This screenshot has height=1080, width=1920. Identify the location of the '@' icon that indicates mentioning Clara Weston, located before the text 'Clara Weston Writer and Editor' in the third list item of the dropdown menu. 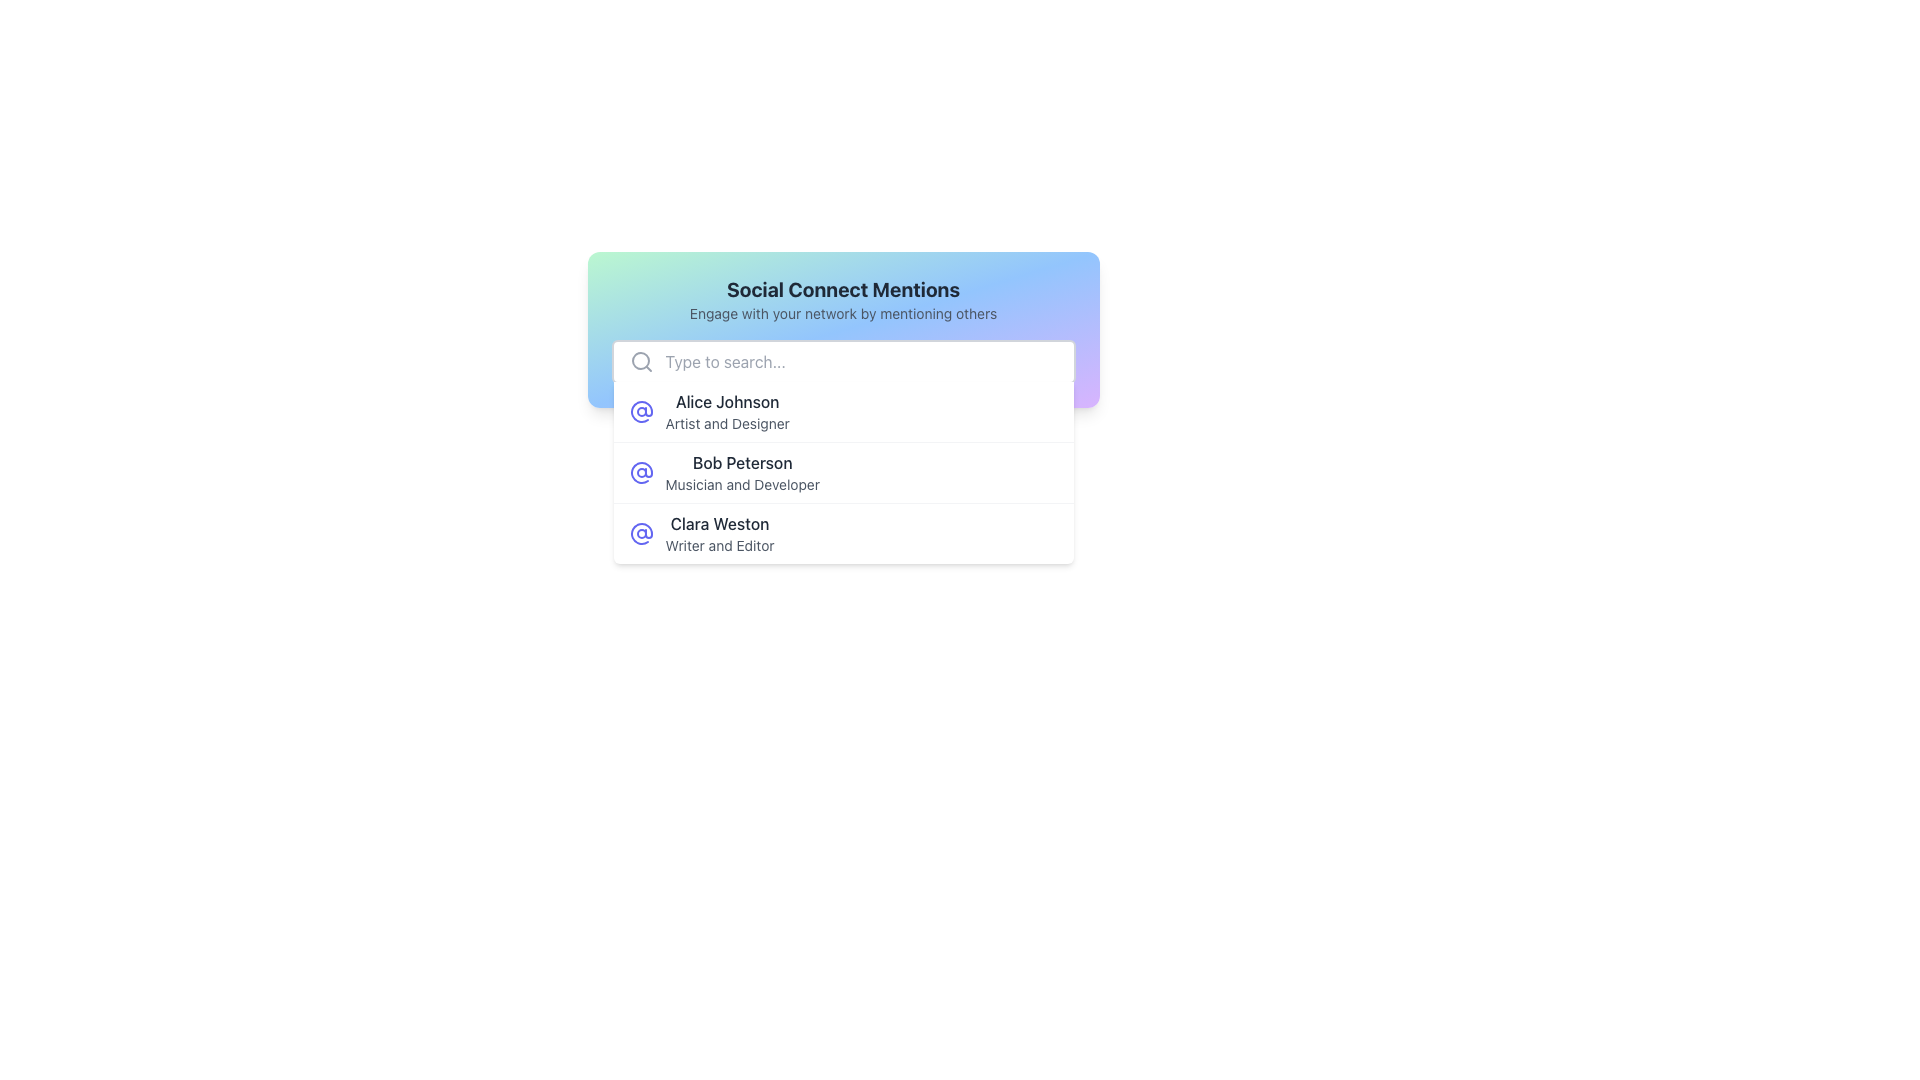
(641, 532).